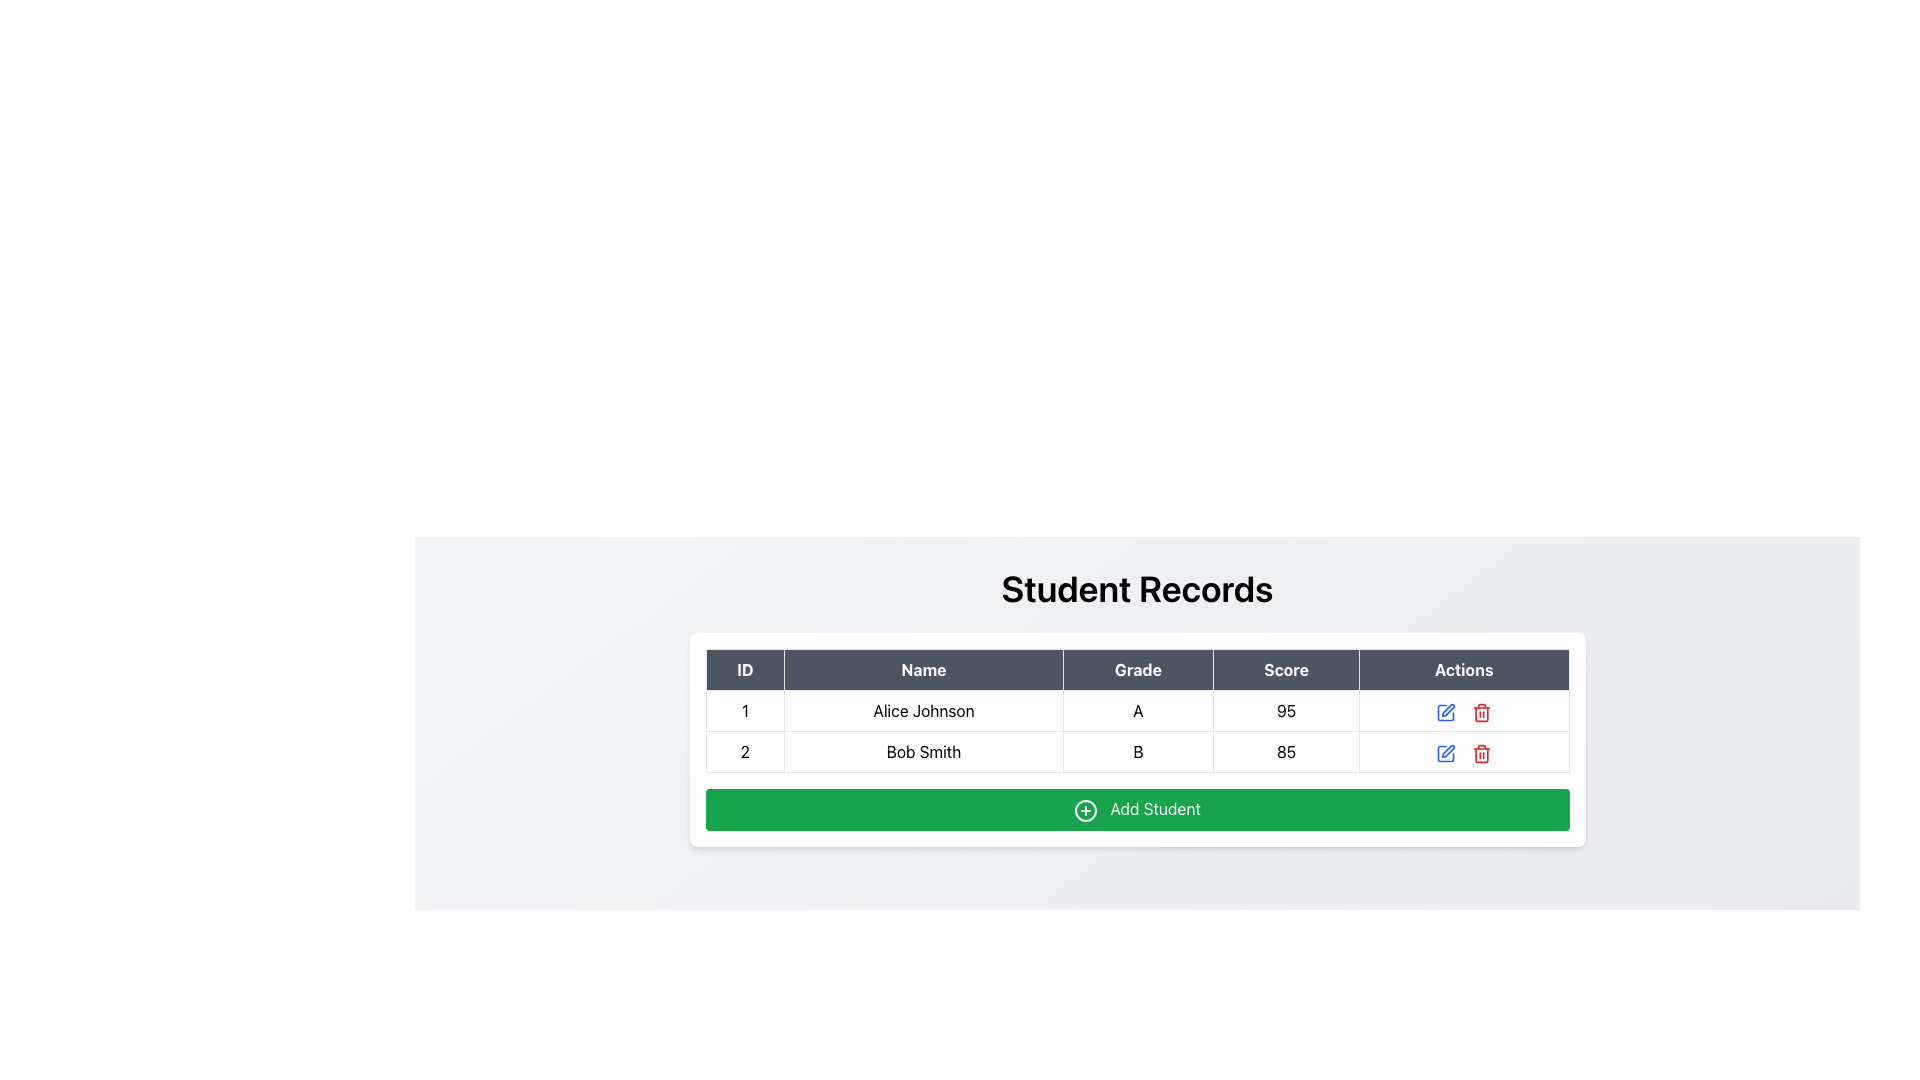 The width and height of the screenshot is (1920, 1080). Describe the element at coordinates (1448, 709) in the screenshot. I see `the edit icon resembling a pencil in the second row of the table under the 'Actions' column` at that location.